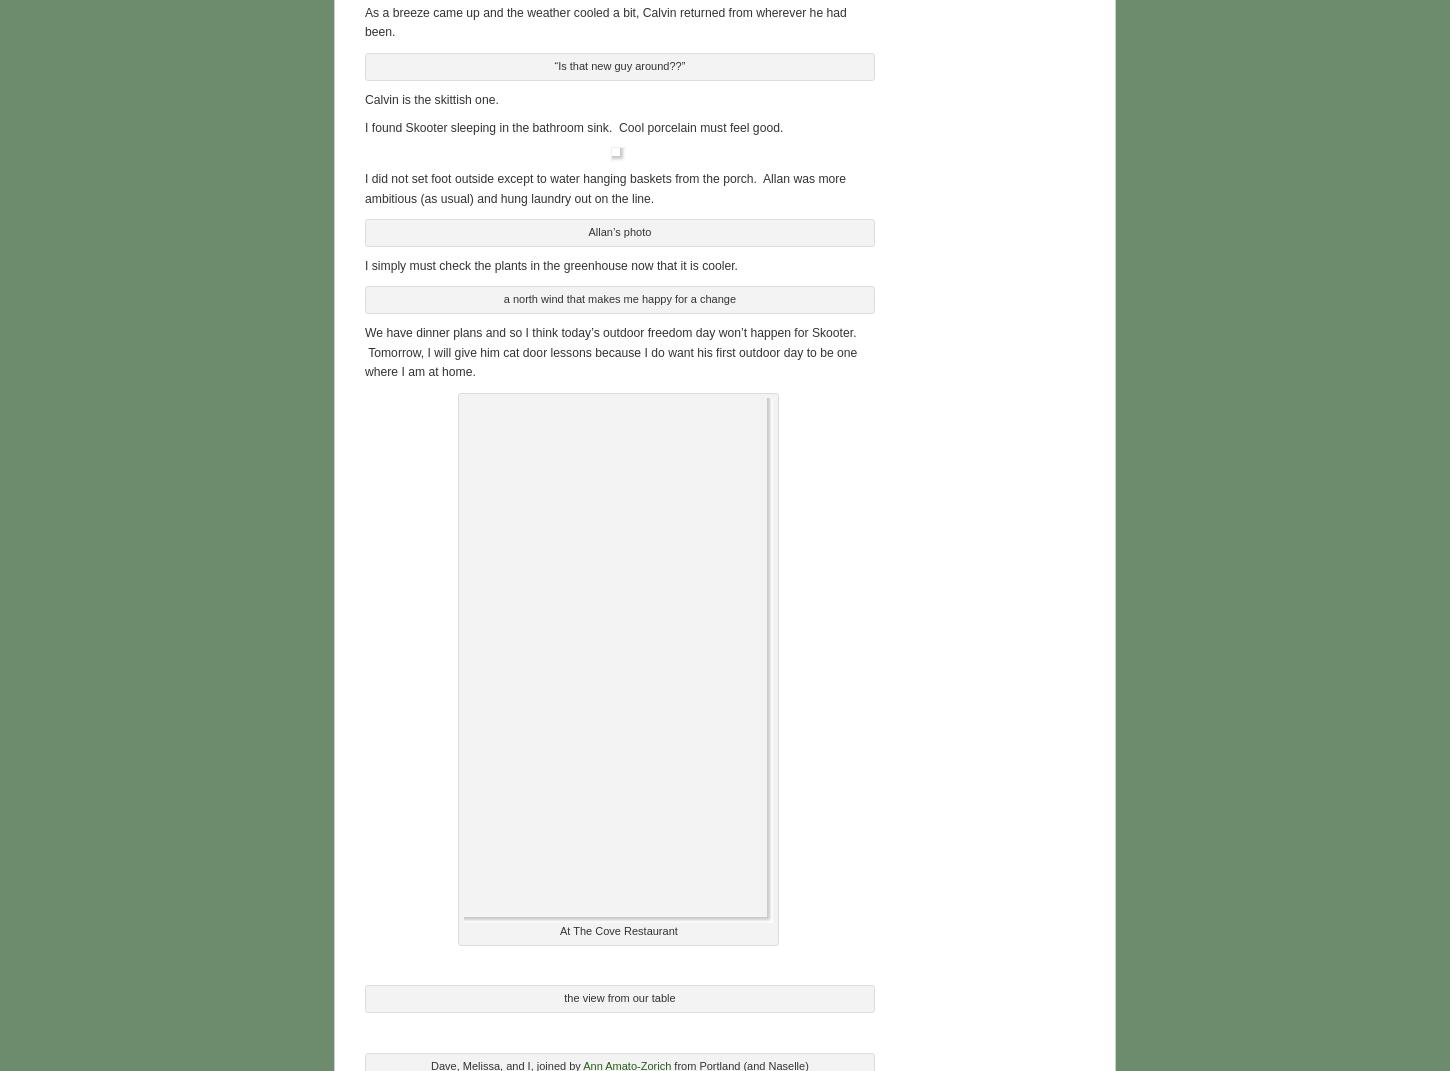  What do you see at coordinates (551, 264) in the screenshot?
I see `'I simply must check the plants in the greenhouse now that it is cooler.'` at bounding box center [551, 264].